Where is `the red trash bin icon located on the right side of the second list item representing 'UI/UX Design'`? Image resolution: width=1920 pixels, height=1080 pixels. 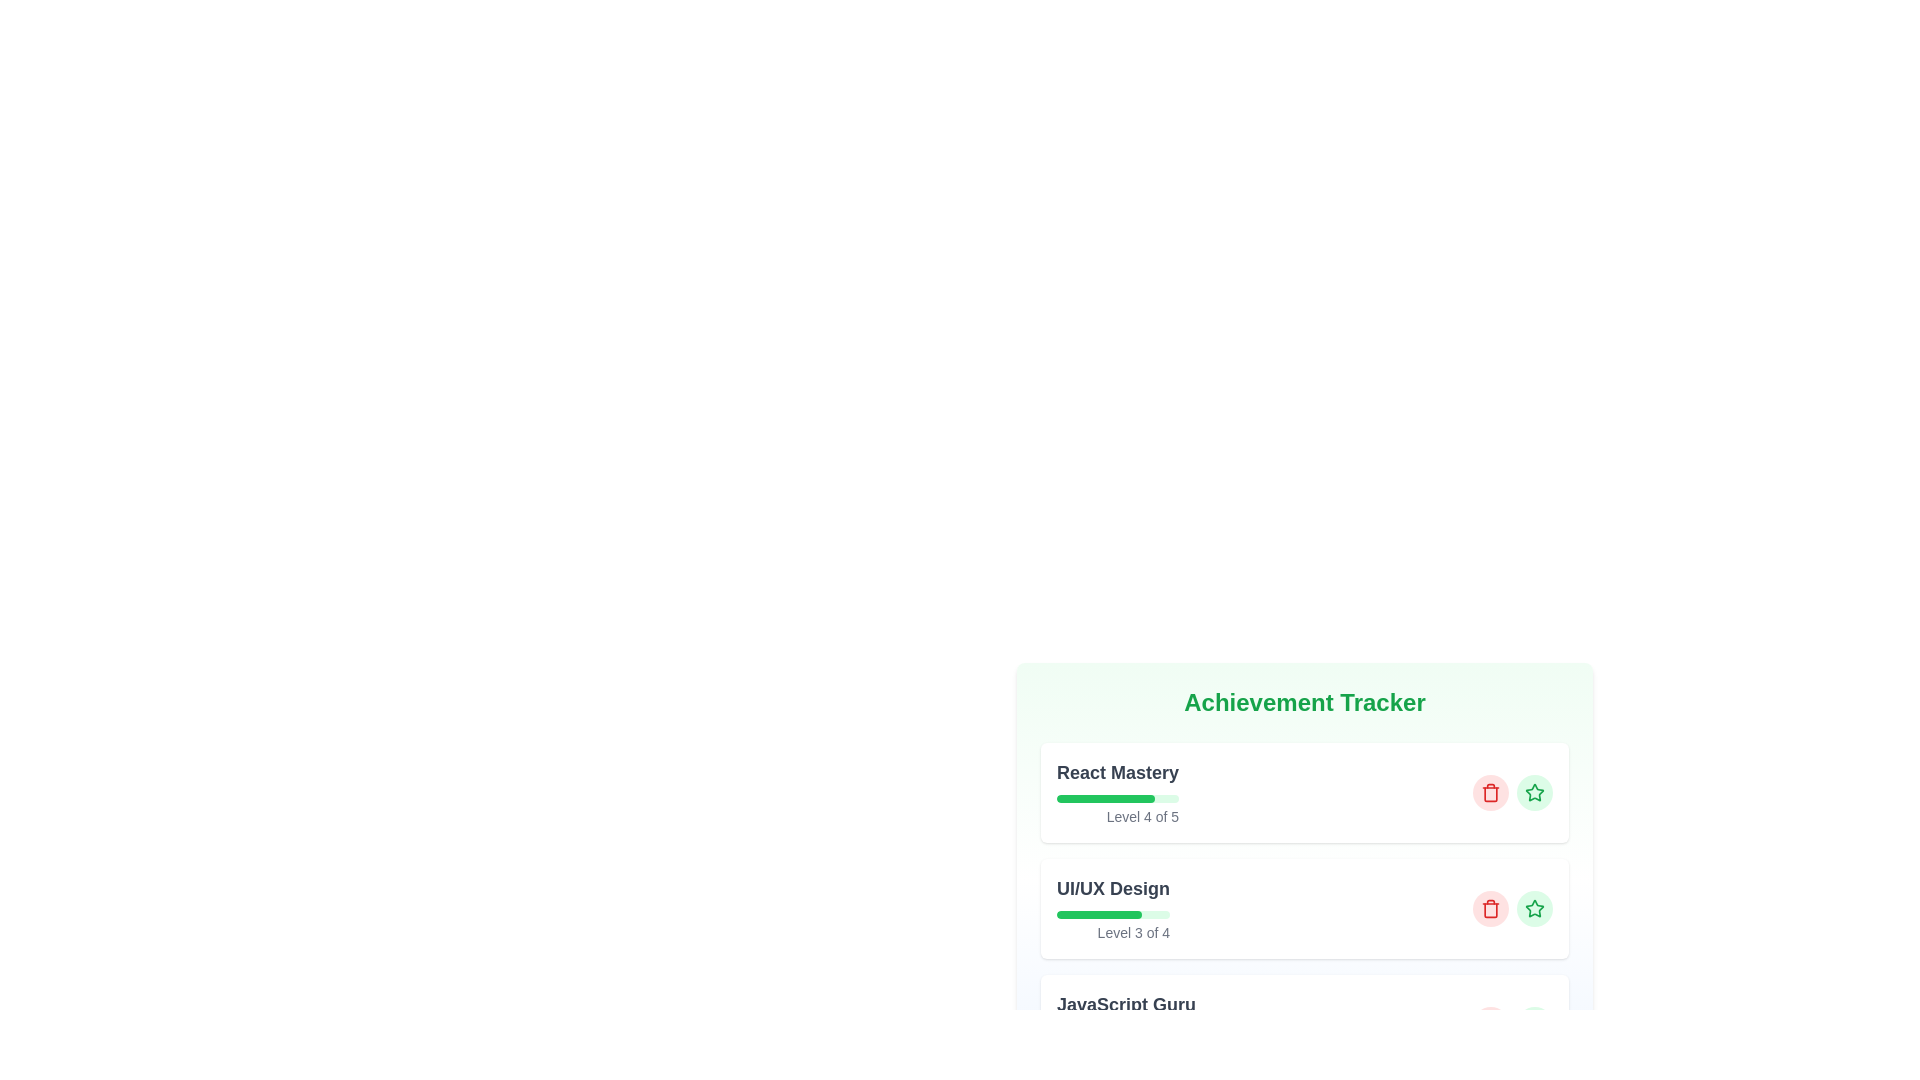
the red trash bin icon located on the right side of the second list item representing 'UI/UX Design' is located at coordinates (1491, 792).